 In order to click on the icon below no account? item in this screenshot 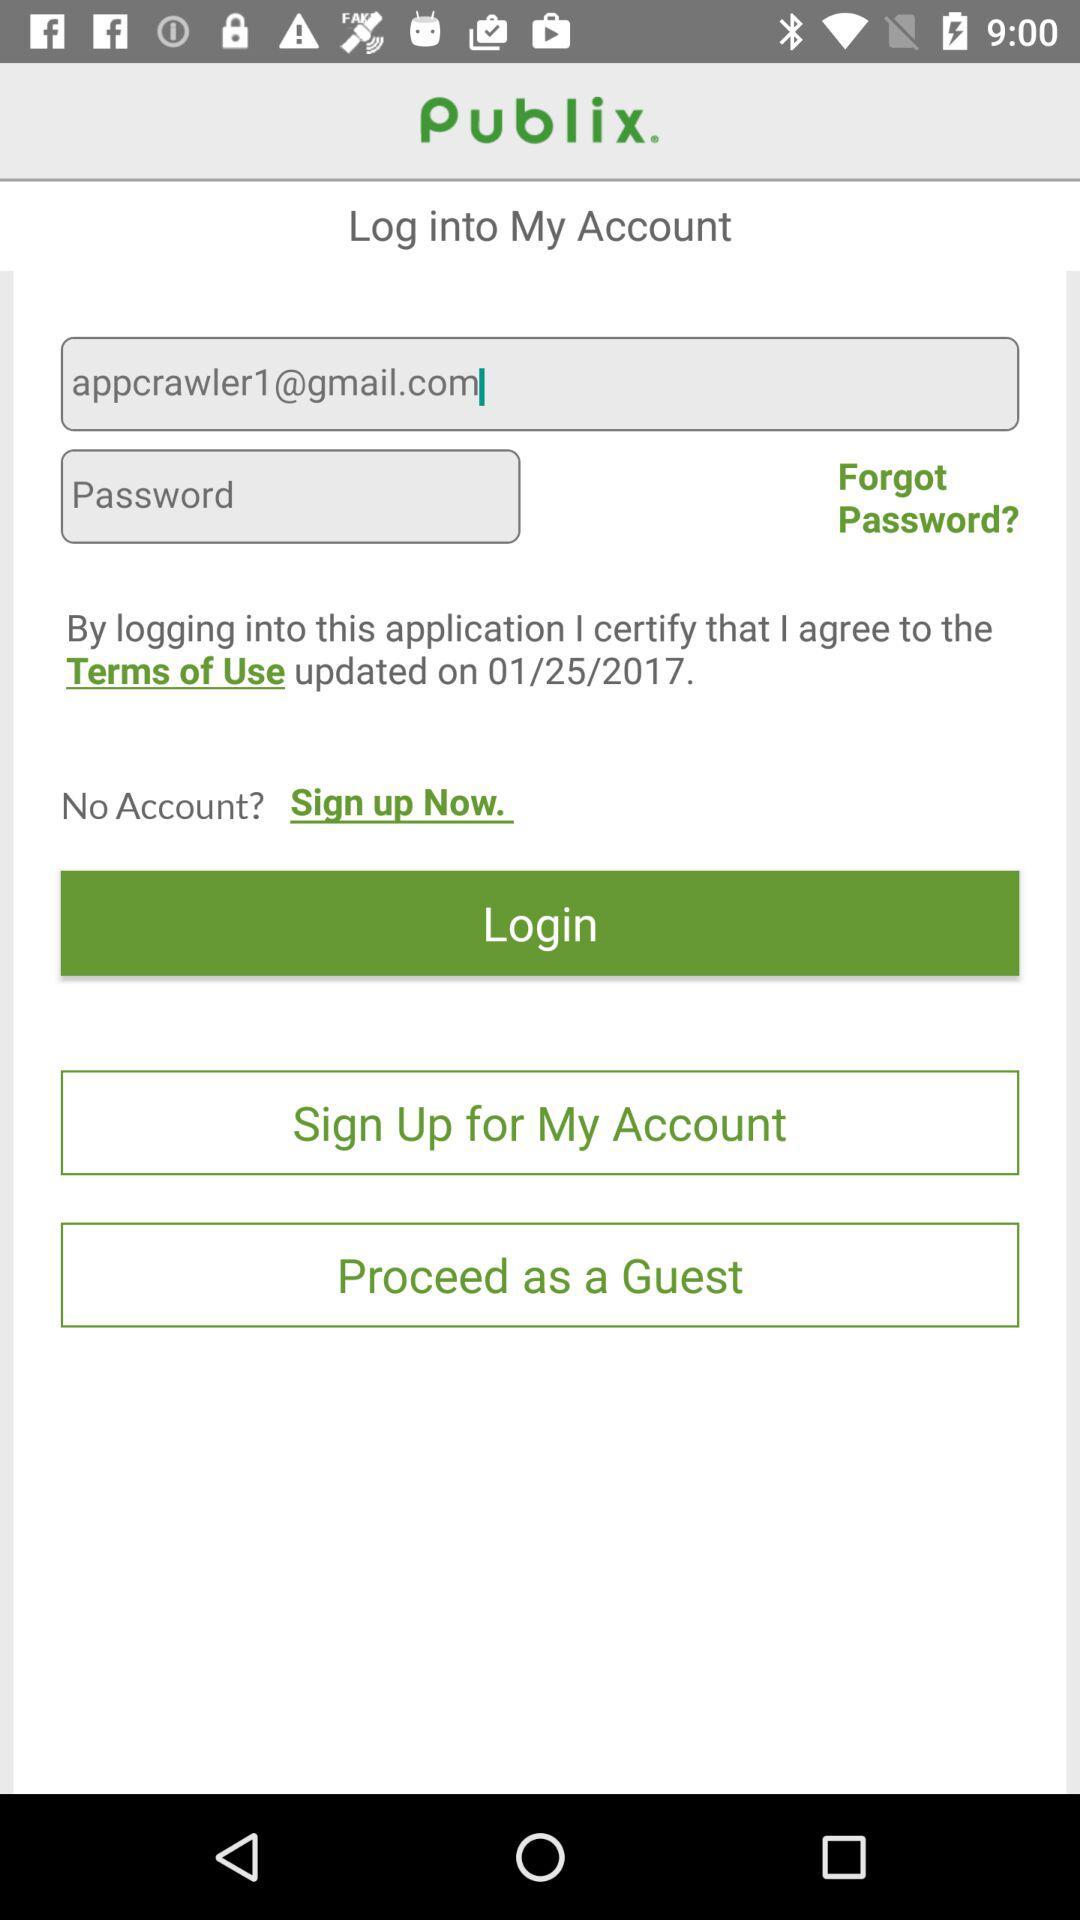, I will do `click(540, 922)`.